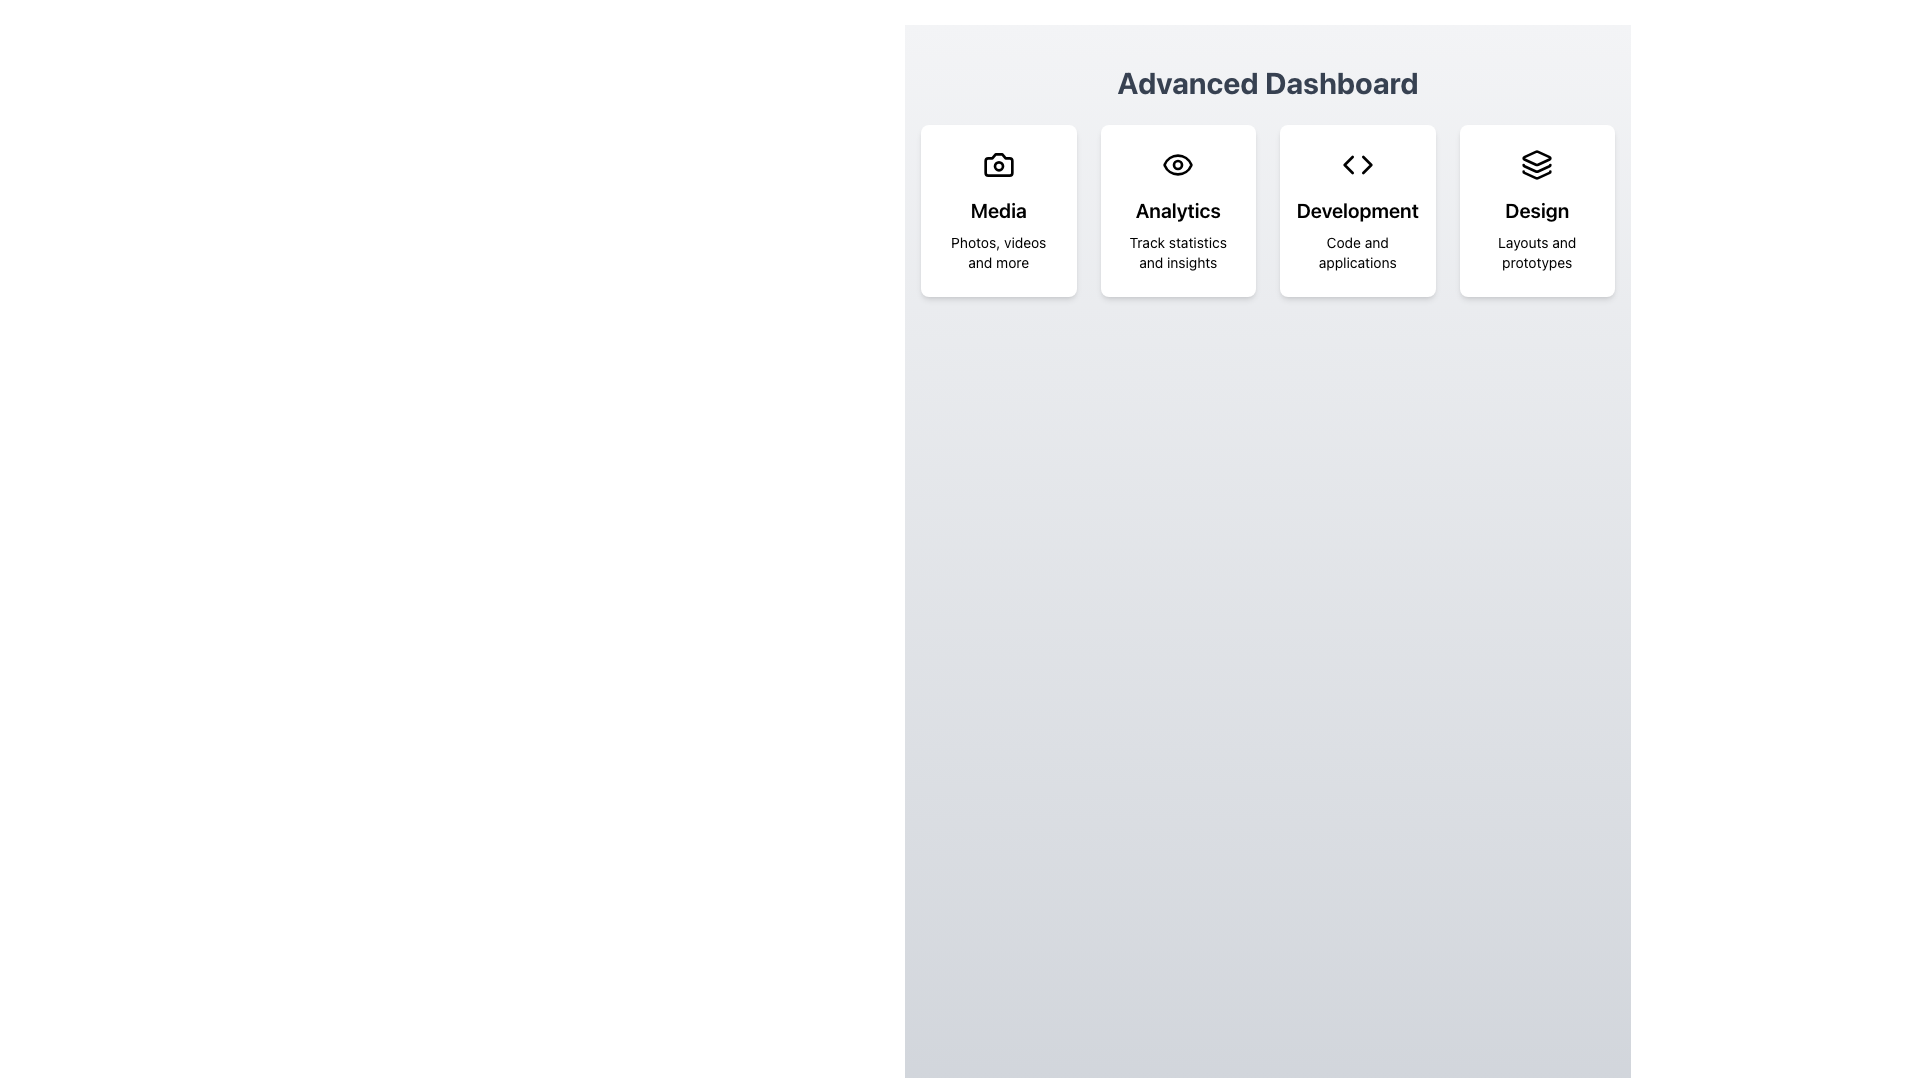  What do you see at coordinates (1536, 157) in the screenshot?
I see `the uppermost rhombus-shaped SVG graphic icon, which is part of a stack design and located near the upper-right corner of the dashboard, above the 'Design' text` at bounding box center [1536, 157].